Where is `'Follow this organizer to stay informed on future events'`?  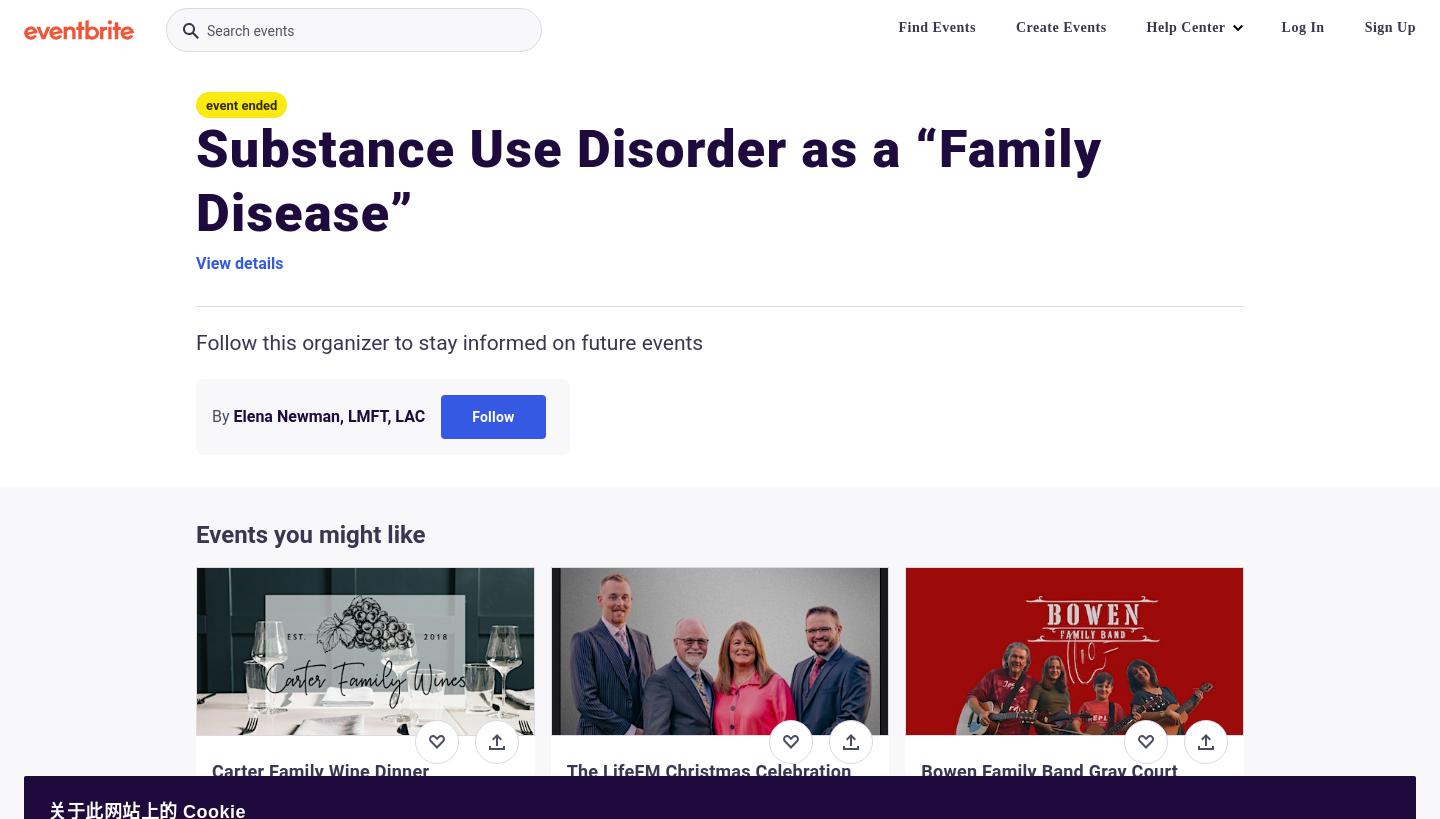
'Follow this organizer to stay informed on future events' is located at coordinates (449, 342).